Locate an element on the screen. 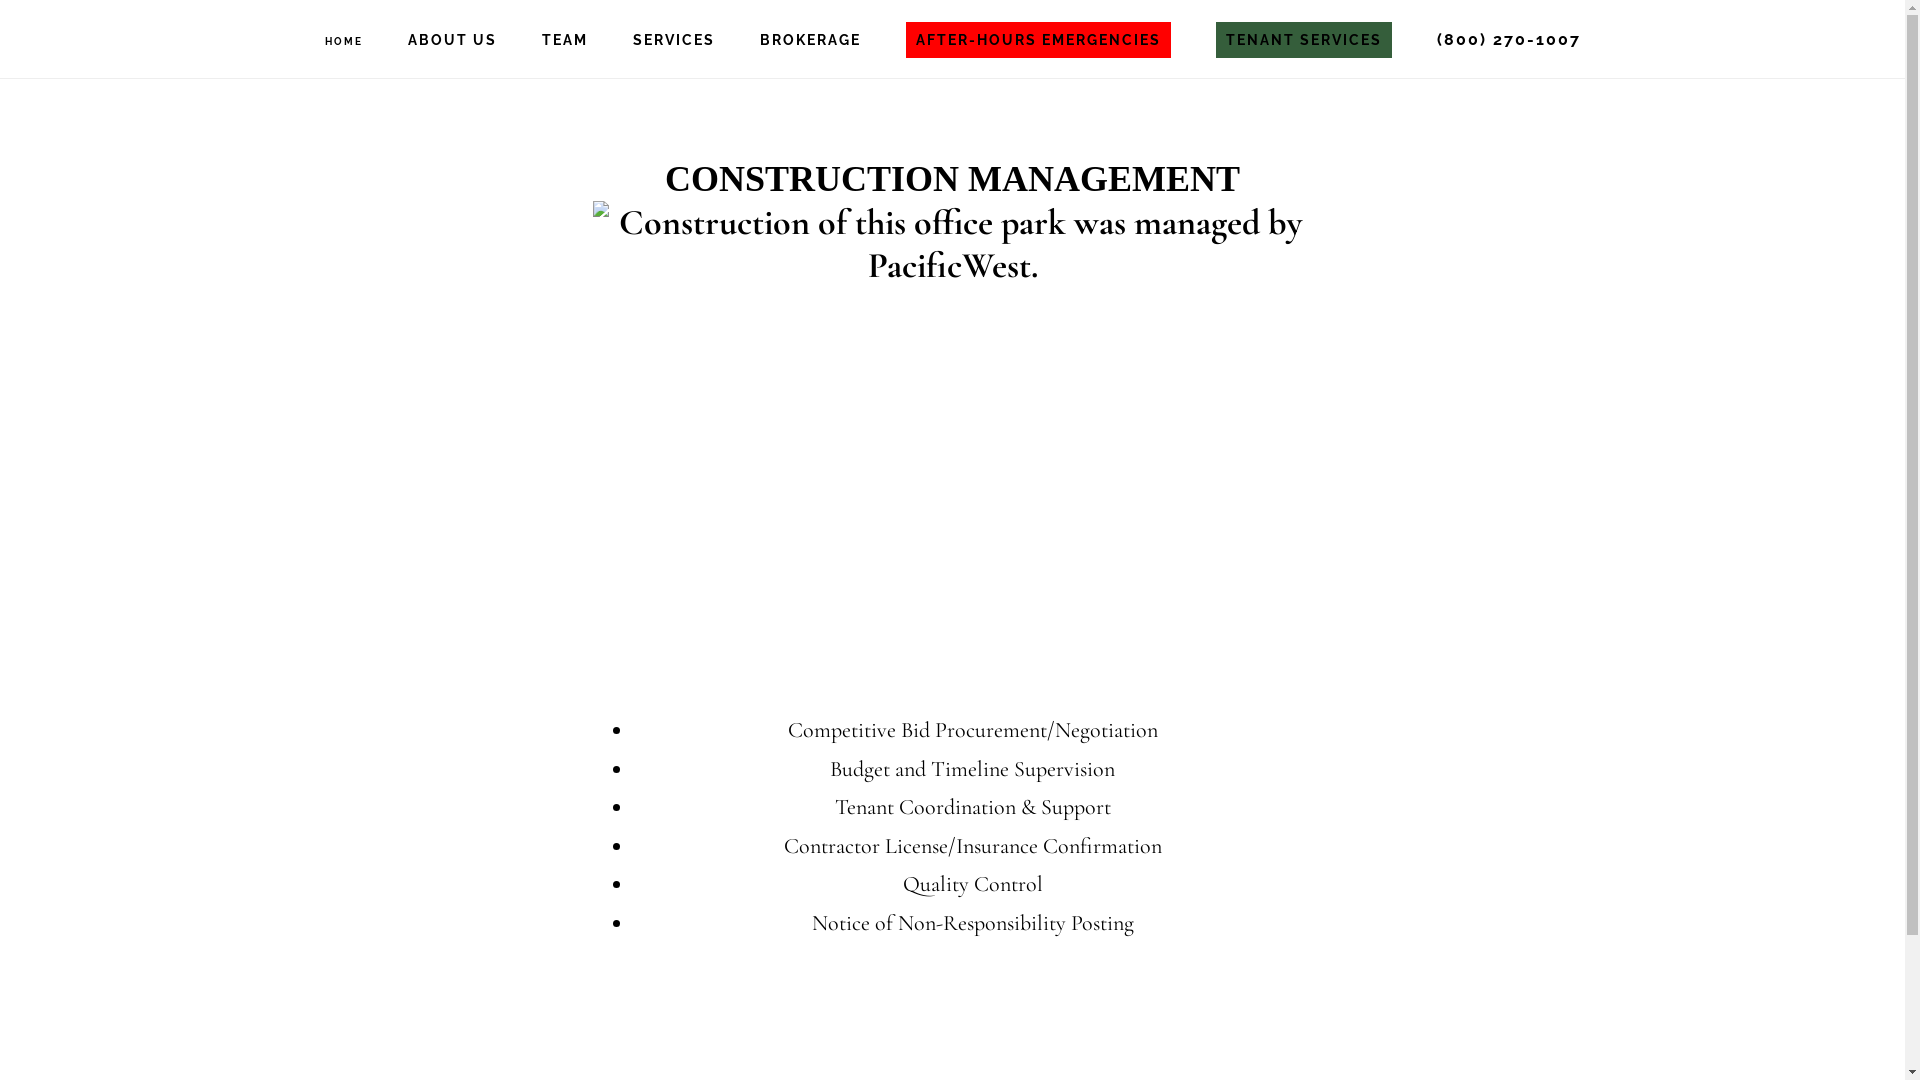  '(800) 270-1007' is located at coordinates (1507, 39).